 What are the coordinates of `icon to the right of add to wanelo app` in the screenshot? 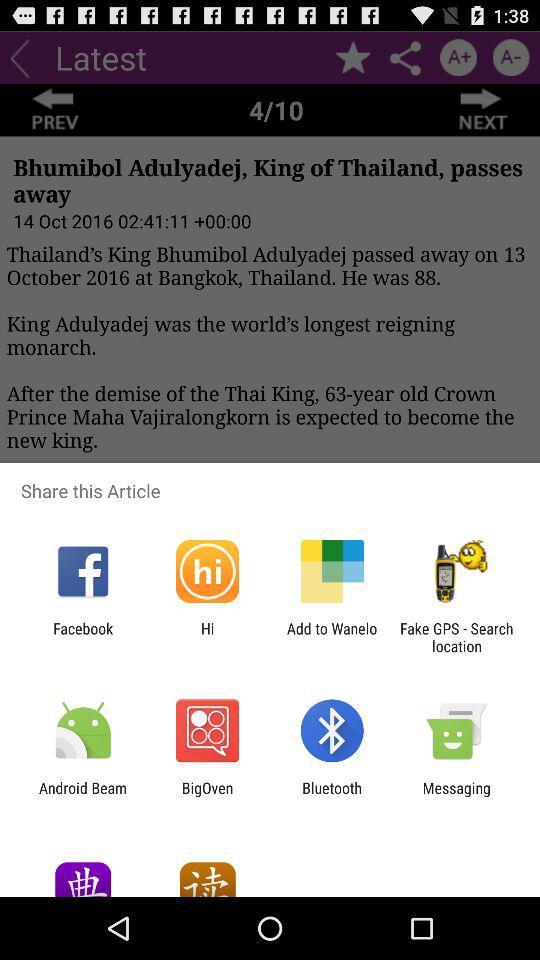 It's located at (456, 636).